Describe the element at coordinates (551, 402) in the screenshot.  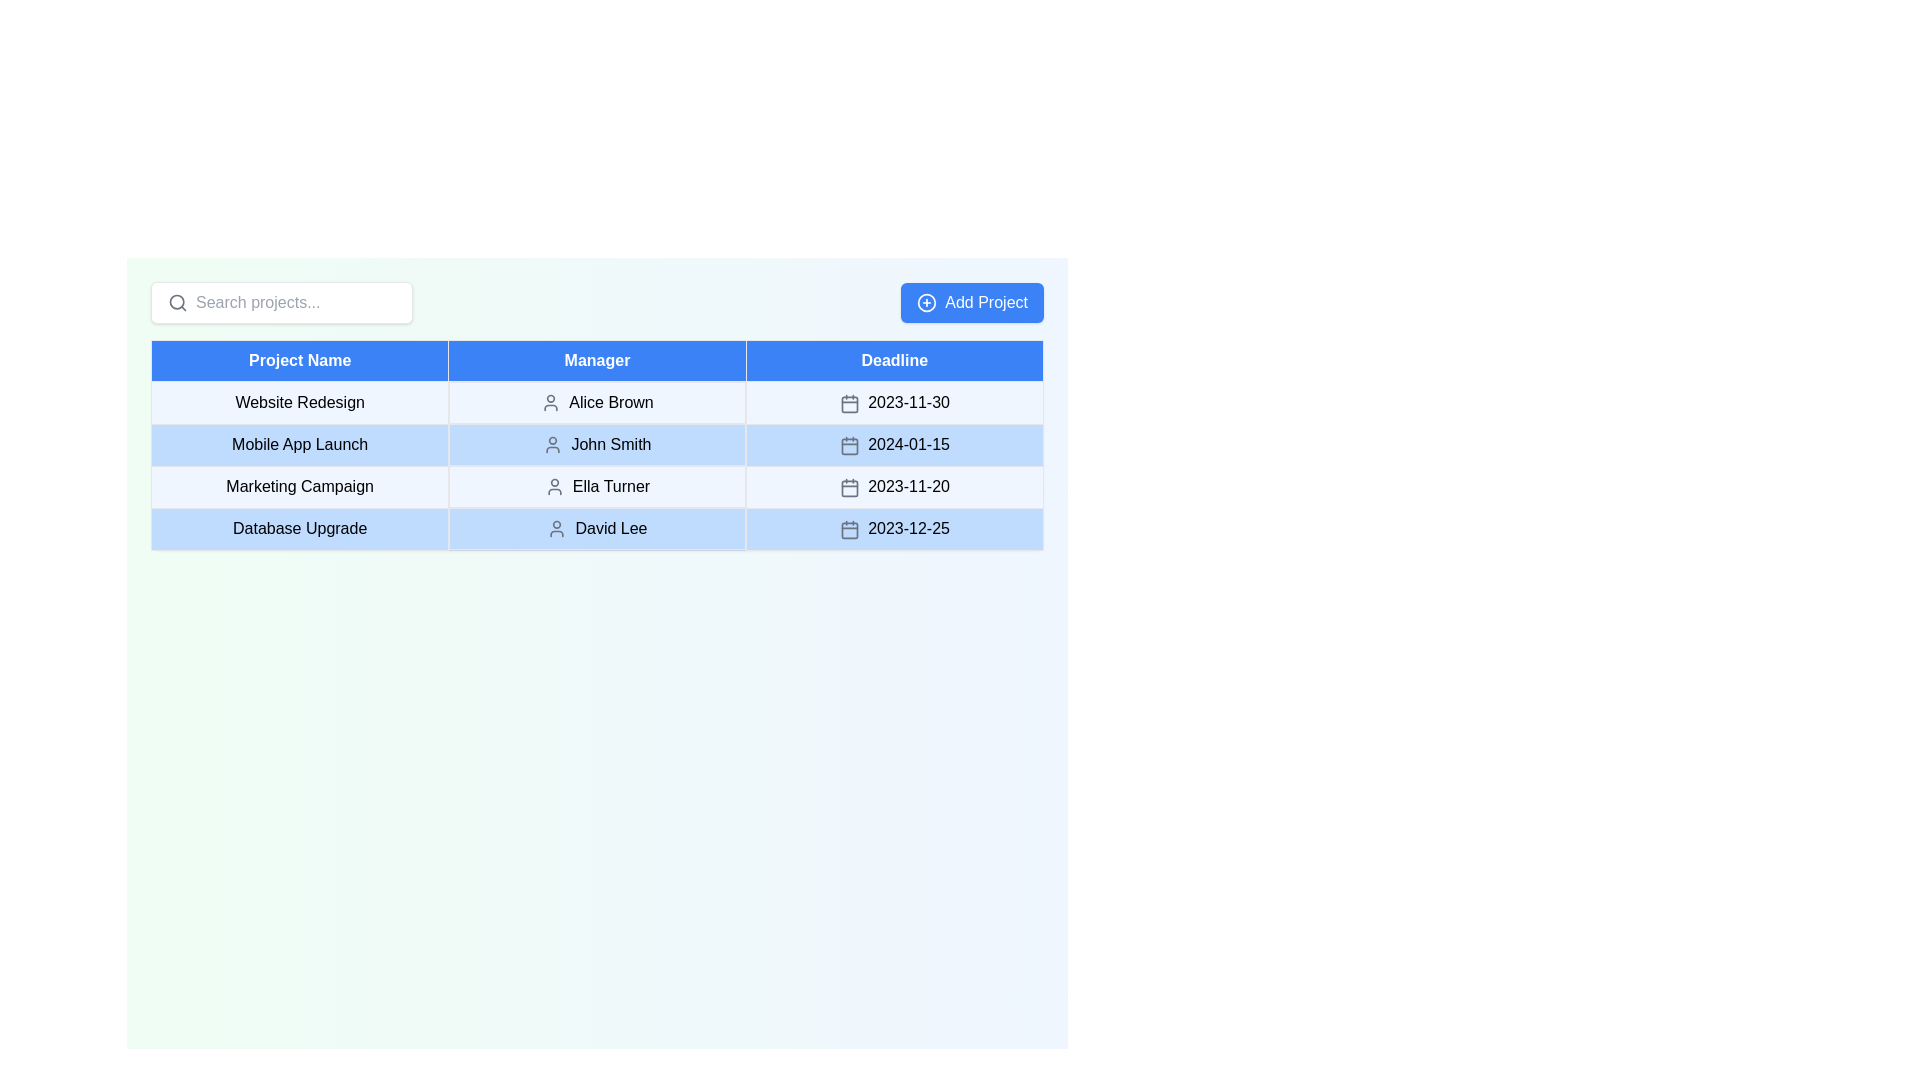
I see `the user icon representing 'Alice Brown' in the 'Manager' column of the data table for the 'Website Redesign' project` at that location.